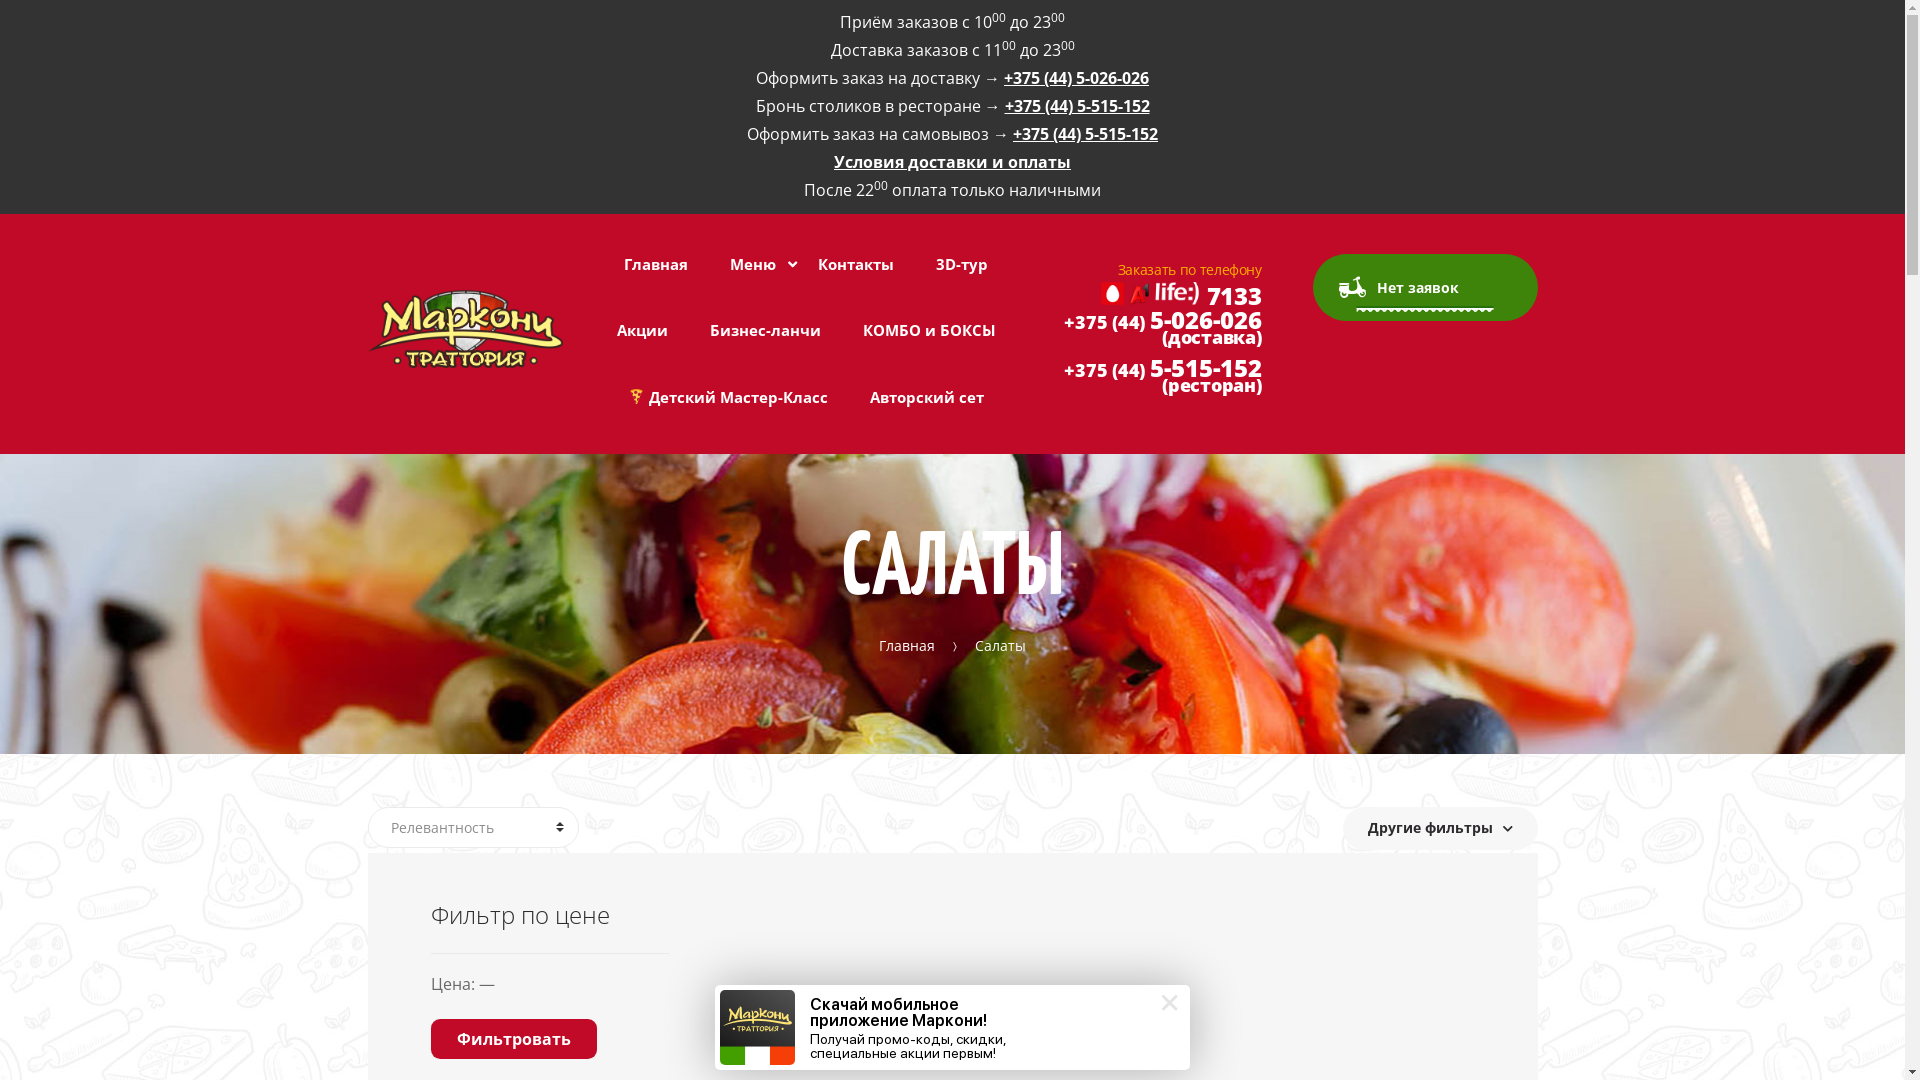 This screenshot has height=1080, width=1920. What do you see at coordinates (1084, 134) in the screenshot?
I see `'+375 (44) 5-515-152'` at bounding box center [1084, 134].